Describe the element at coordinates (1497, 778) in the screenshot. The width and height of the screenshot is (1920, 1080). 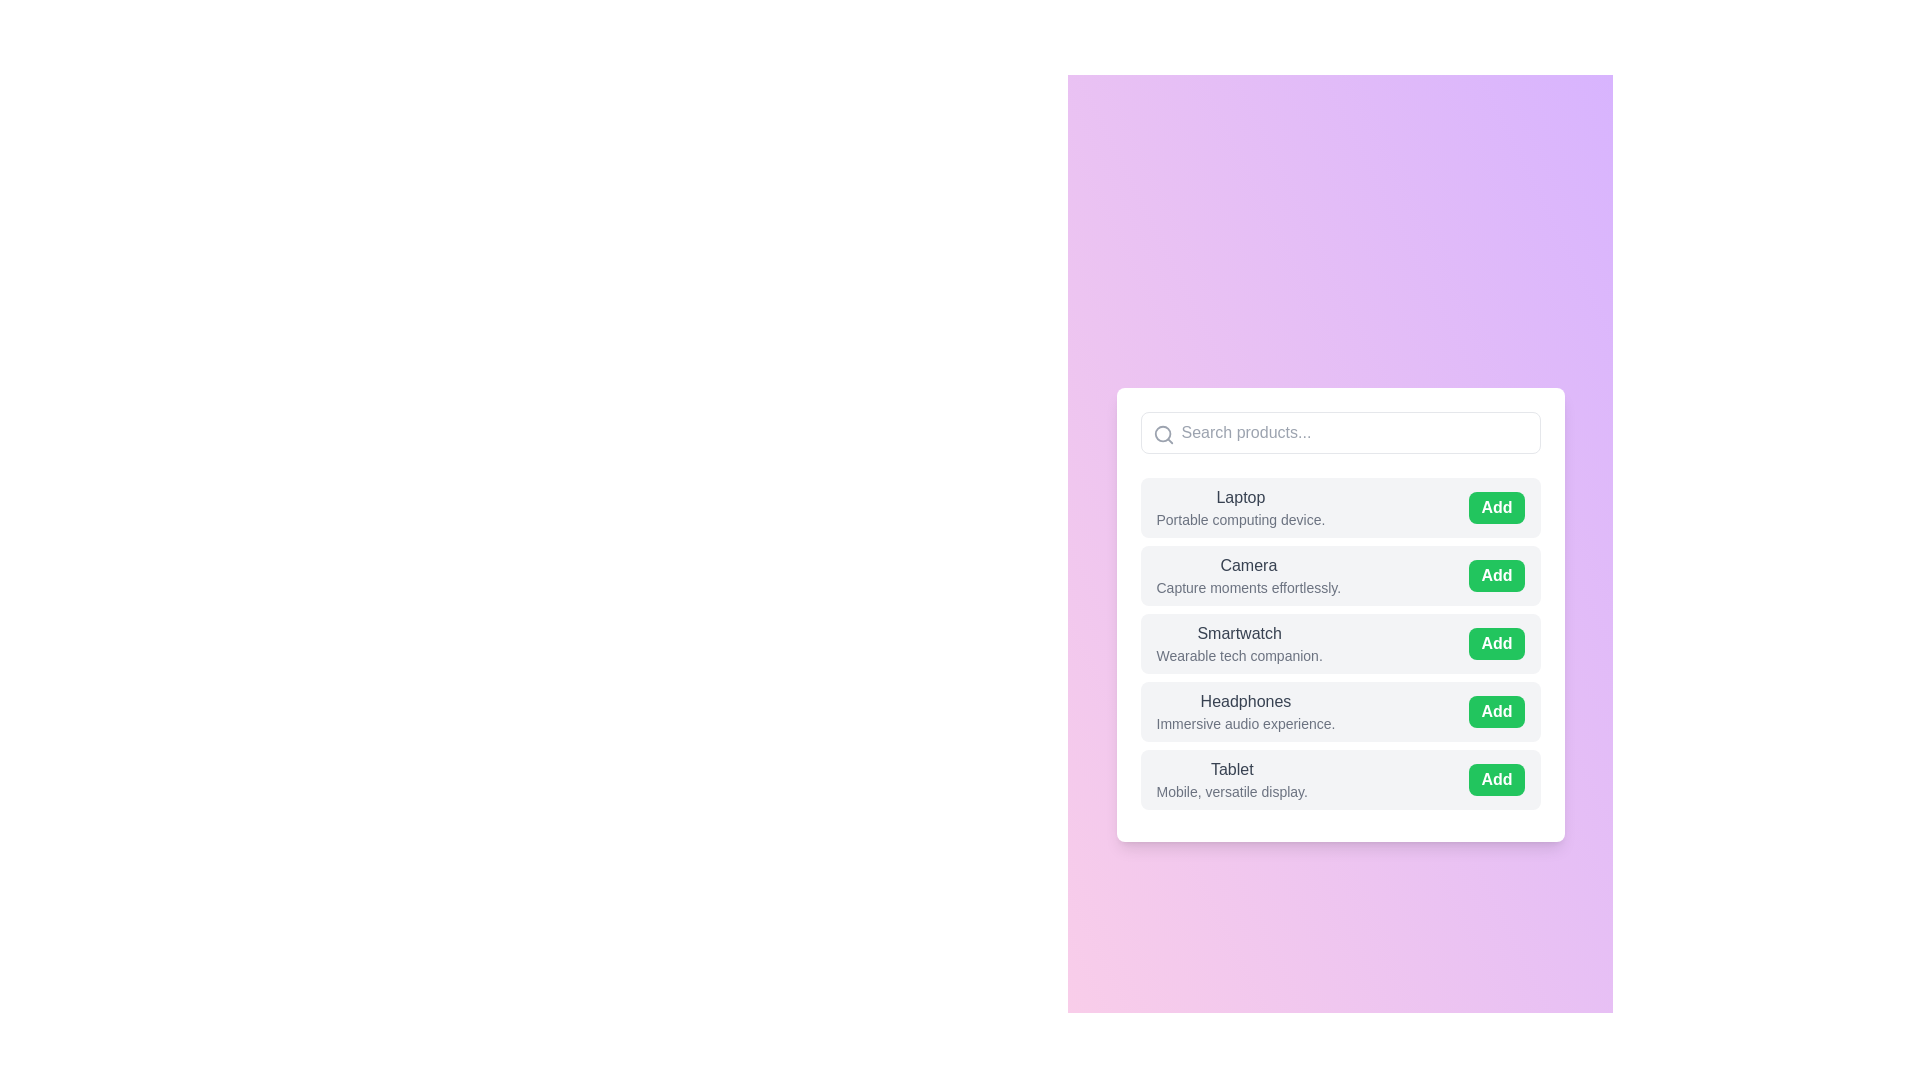
I see `the green button with the bold, white text 'Add' for accessibility` at that location.